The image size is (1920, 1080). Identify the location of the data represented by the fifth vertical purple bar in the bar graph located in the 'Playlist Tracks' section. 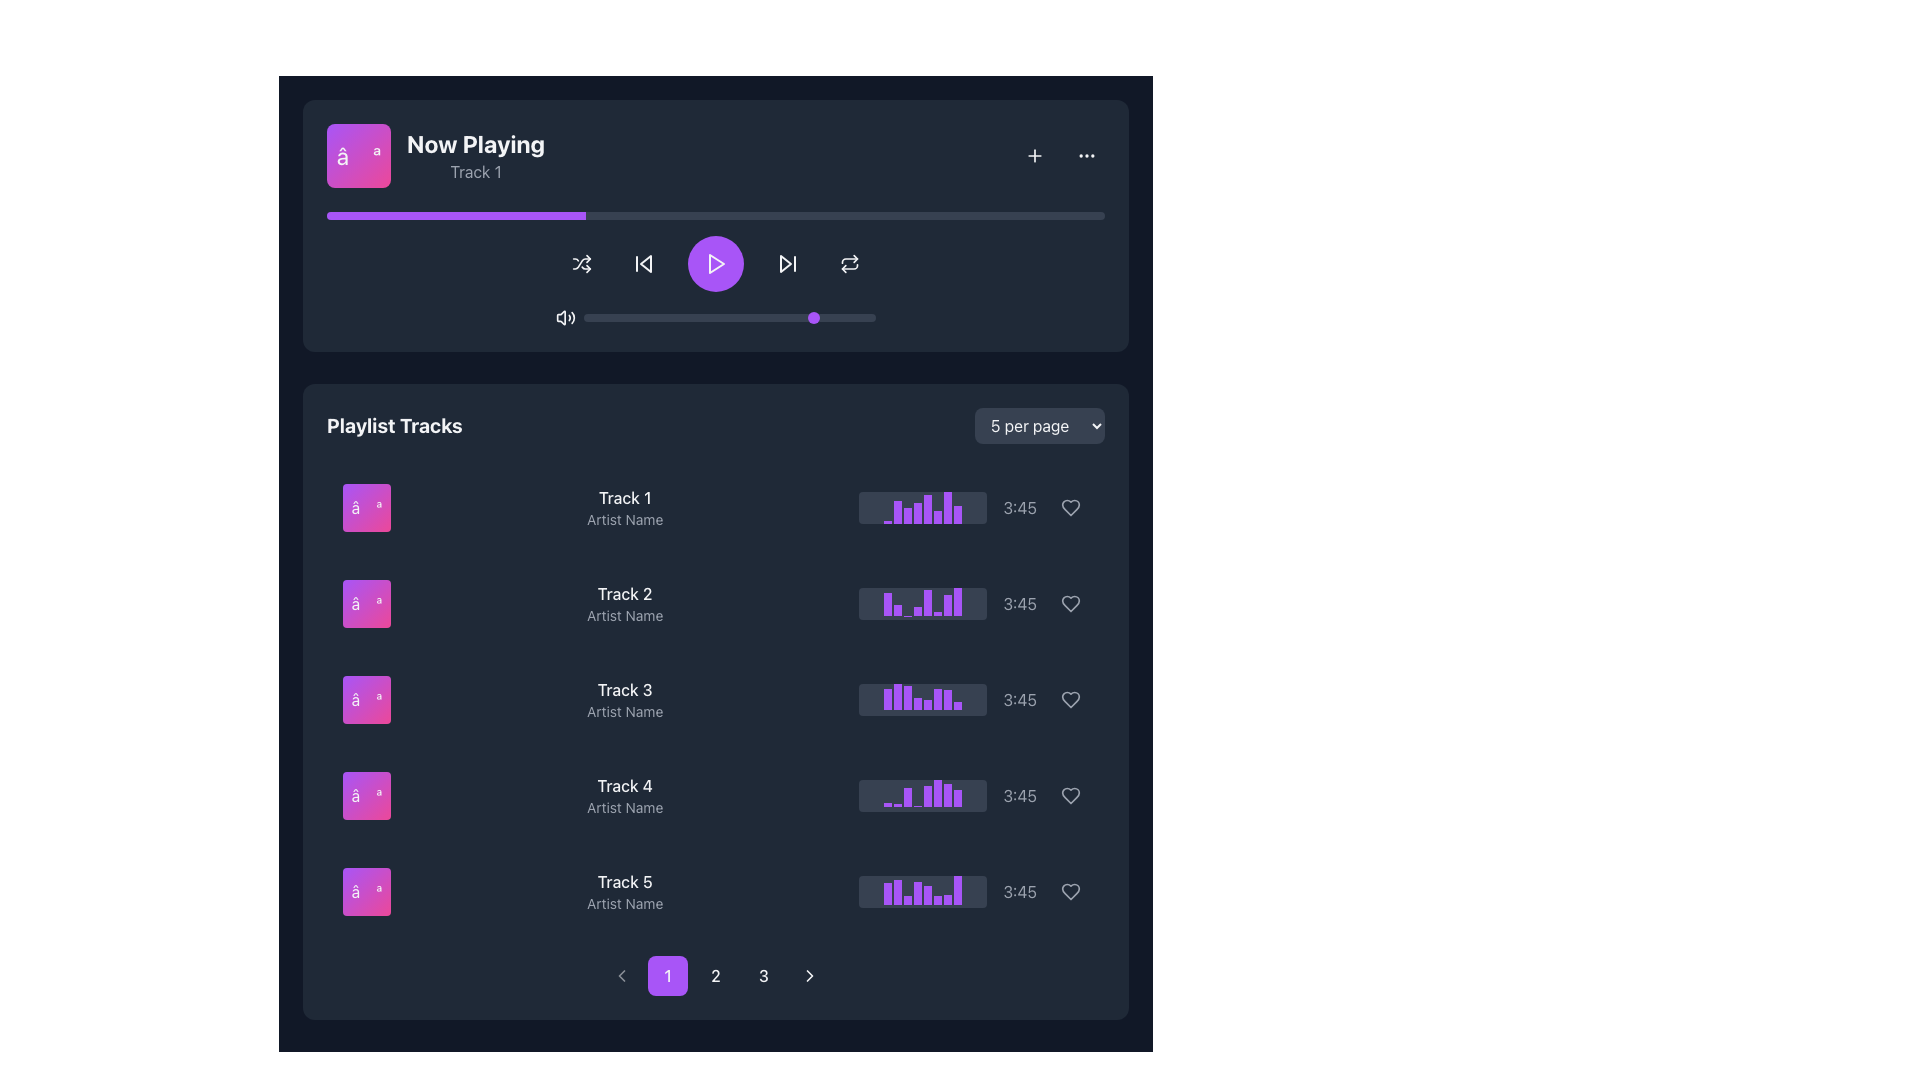
(927, 704).